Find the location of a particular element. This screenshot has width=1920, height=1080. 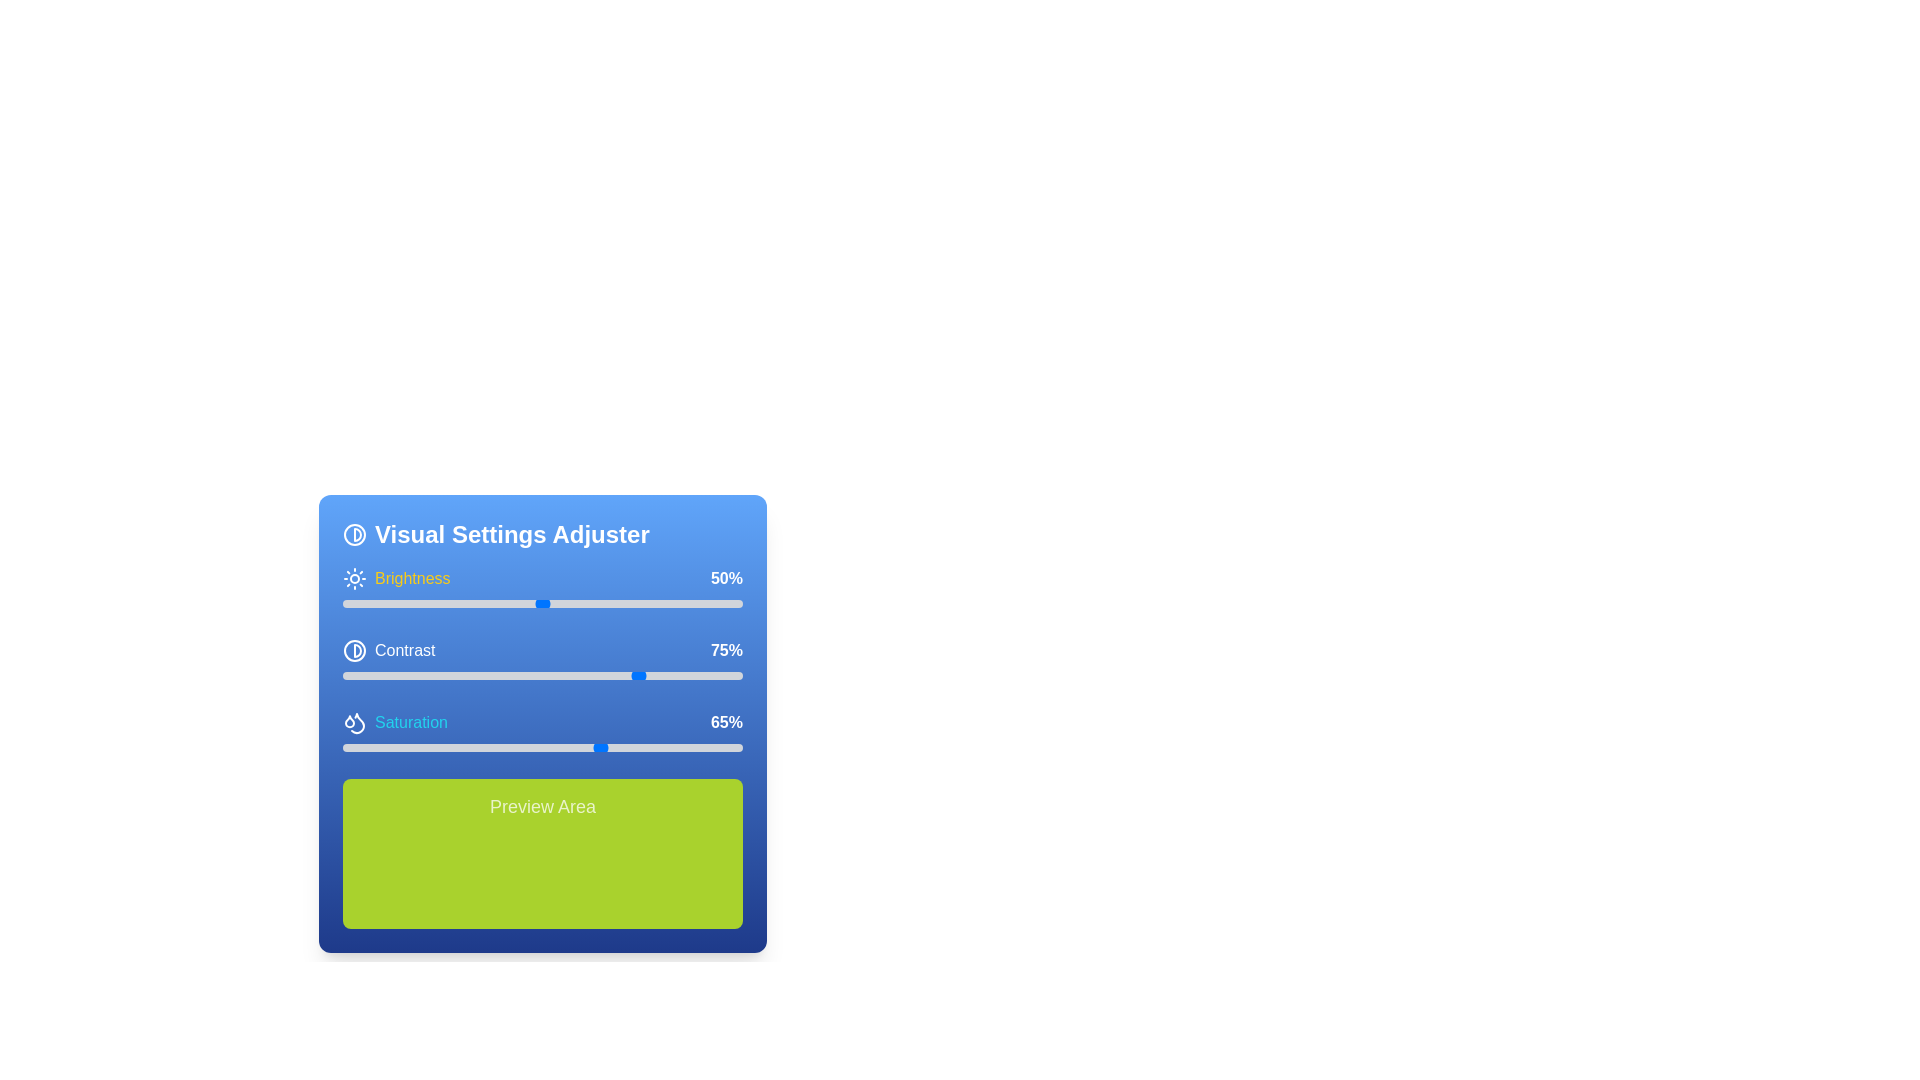

the text label displaying the current brightness value as a percentage, located at the far right of the 'Brightness' control row is located at coordinates (722, 578).